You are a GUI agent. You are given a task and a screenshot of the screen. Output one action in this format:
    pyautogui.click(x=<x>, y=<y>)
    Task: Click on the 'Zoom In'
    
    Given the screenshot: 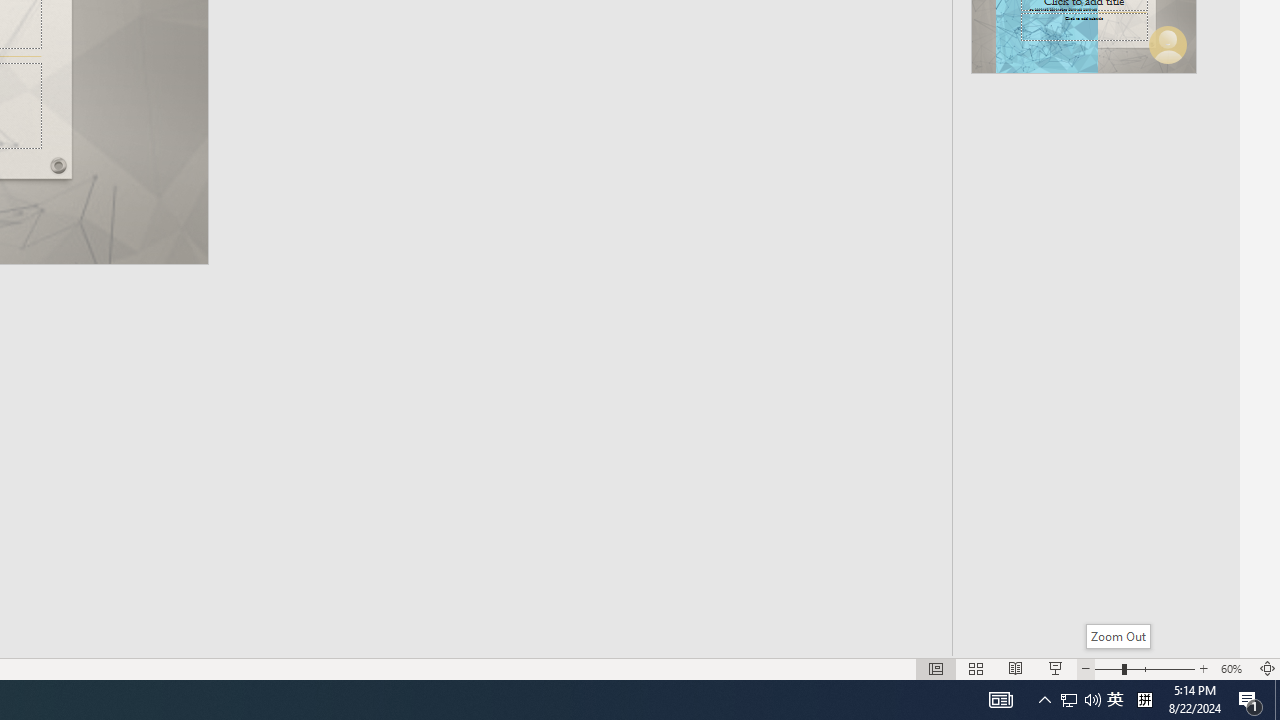 What is the action you would take?
    pyautogui.click(x=1203, y=669)
    